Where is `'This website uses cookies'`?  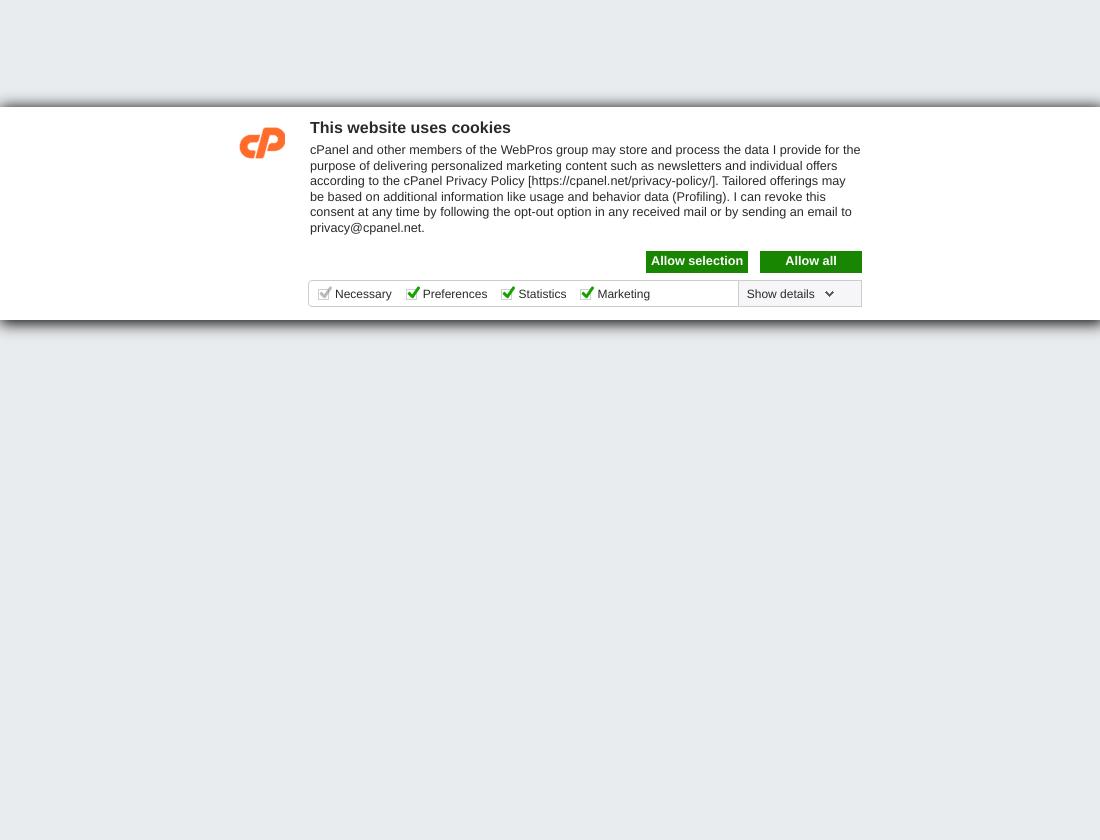
'This website uses cookies' is located at coordinates (308, 128).